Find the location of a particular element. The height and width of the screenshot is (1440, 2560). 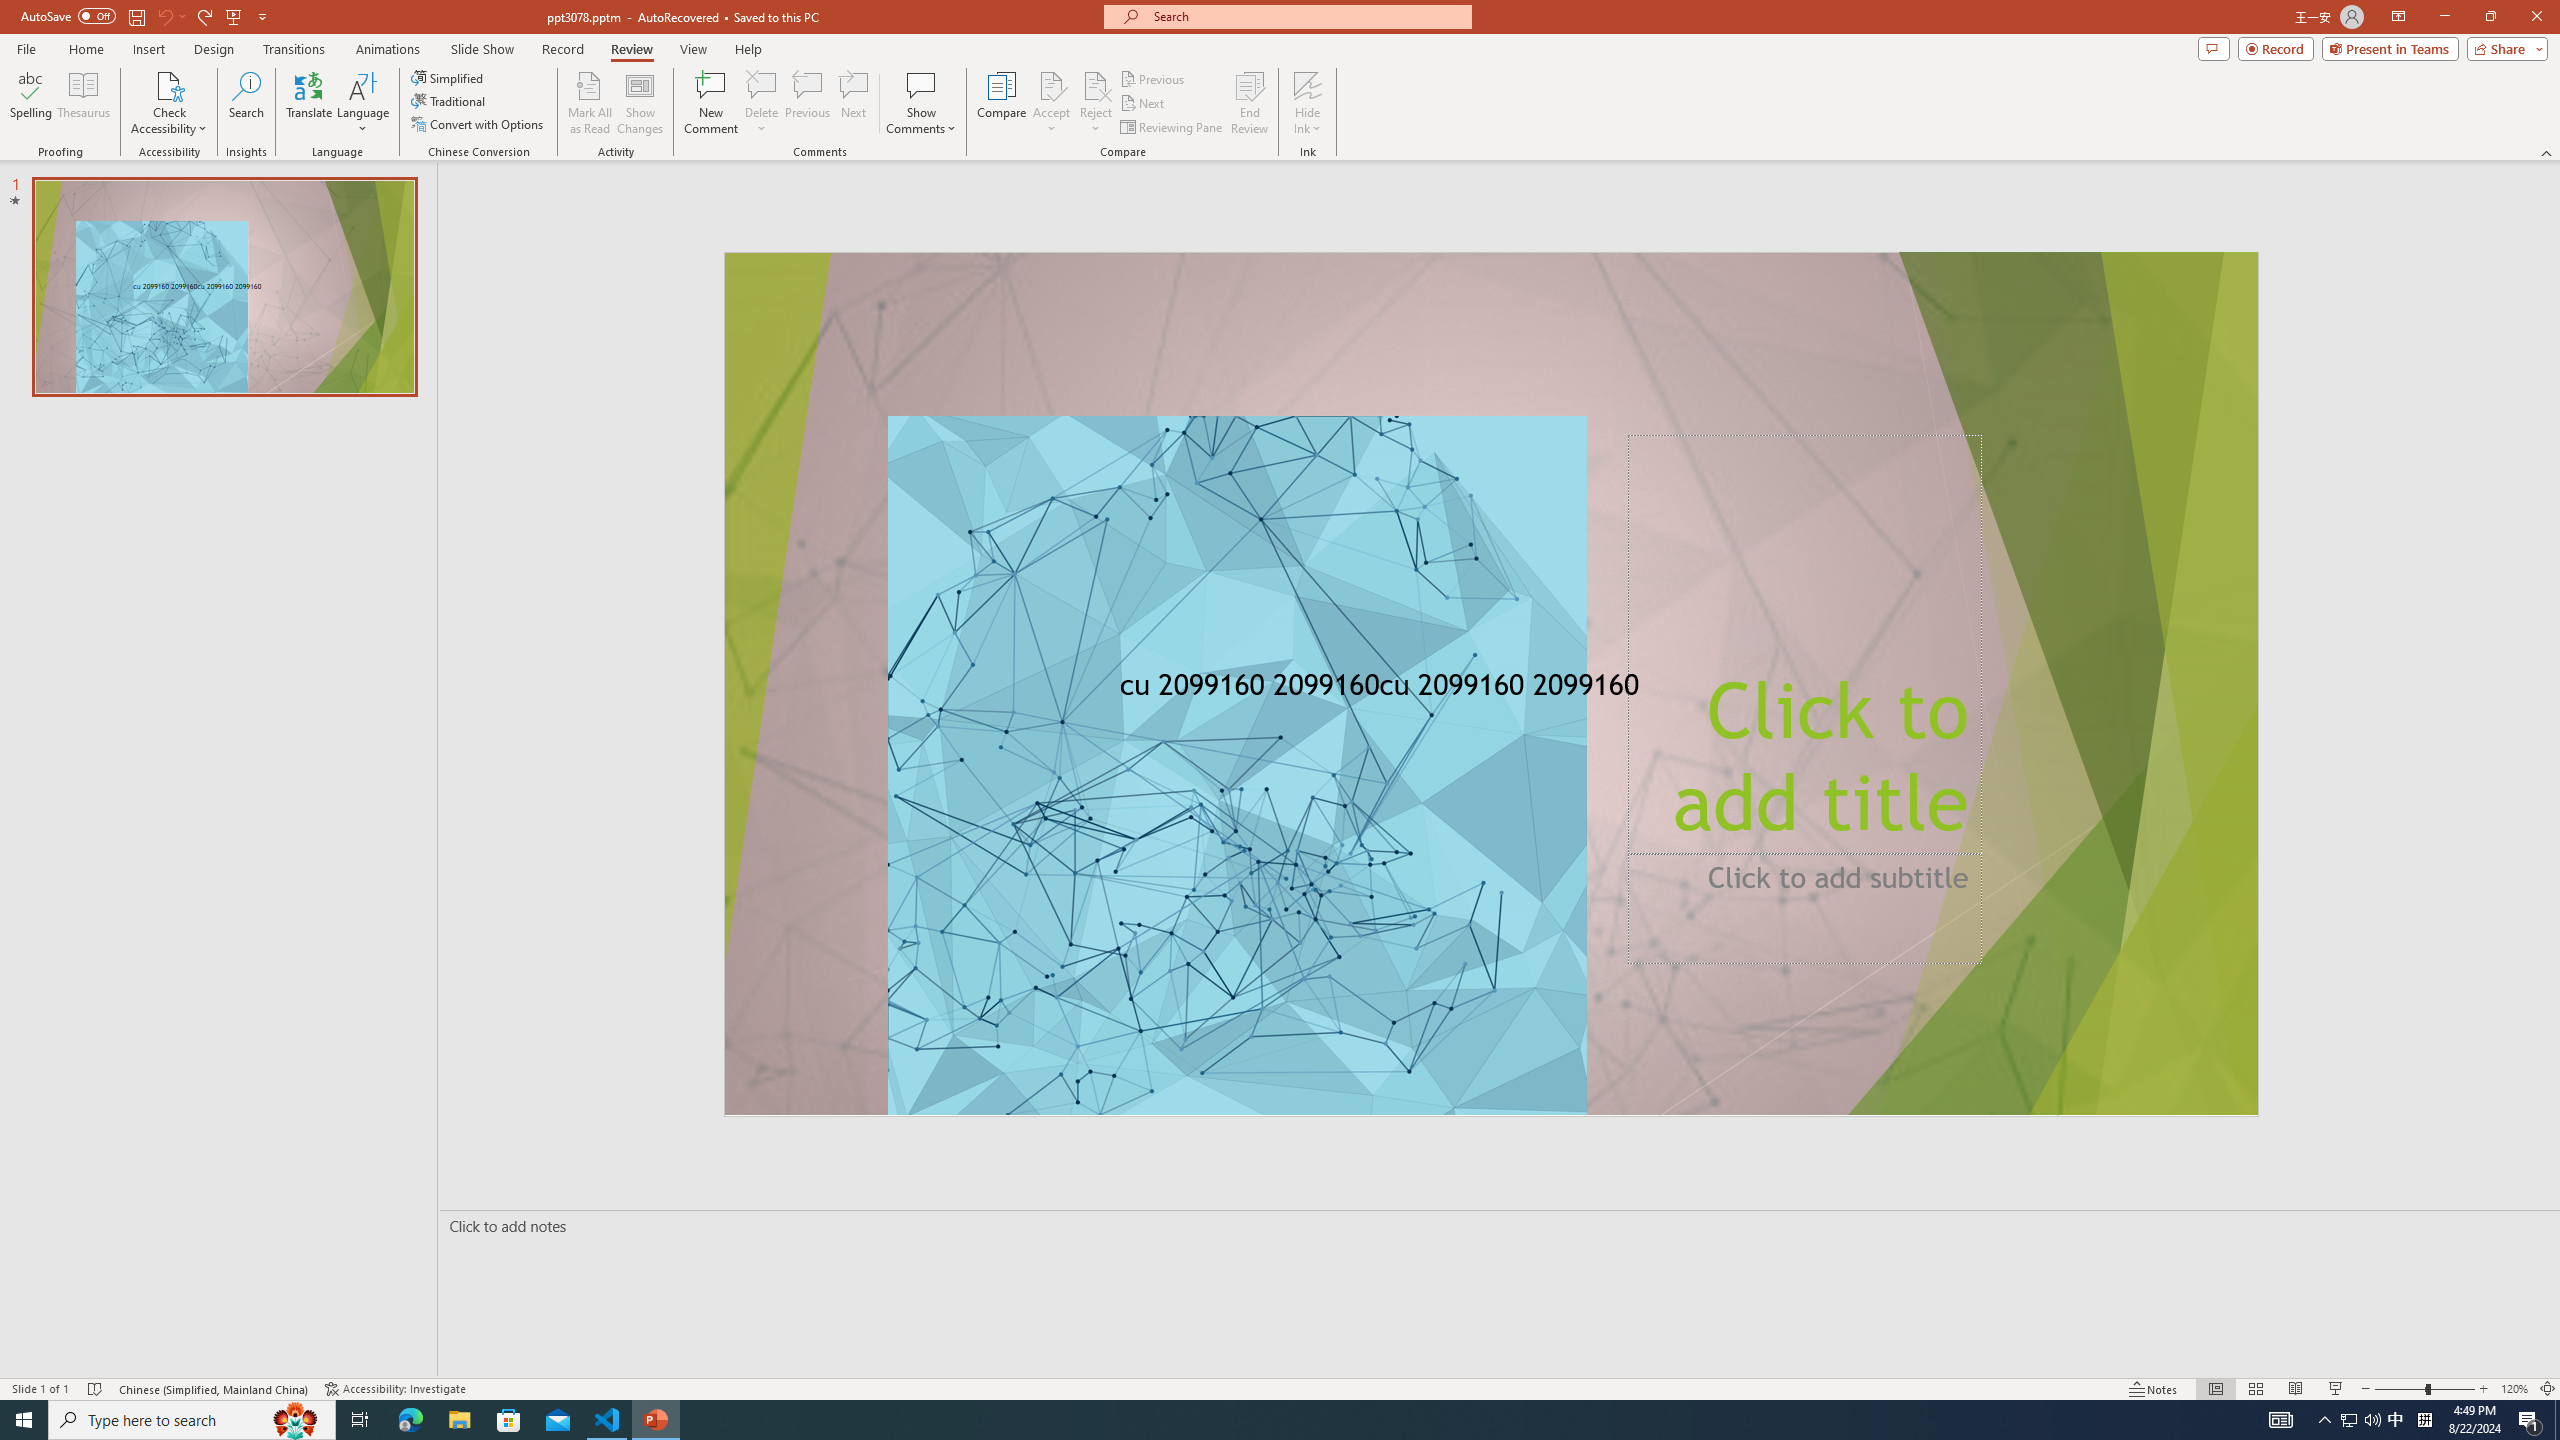

'Accept' is located at coordinates (1051, 103).